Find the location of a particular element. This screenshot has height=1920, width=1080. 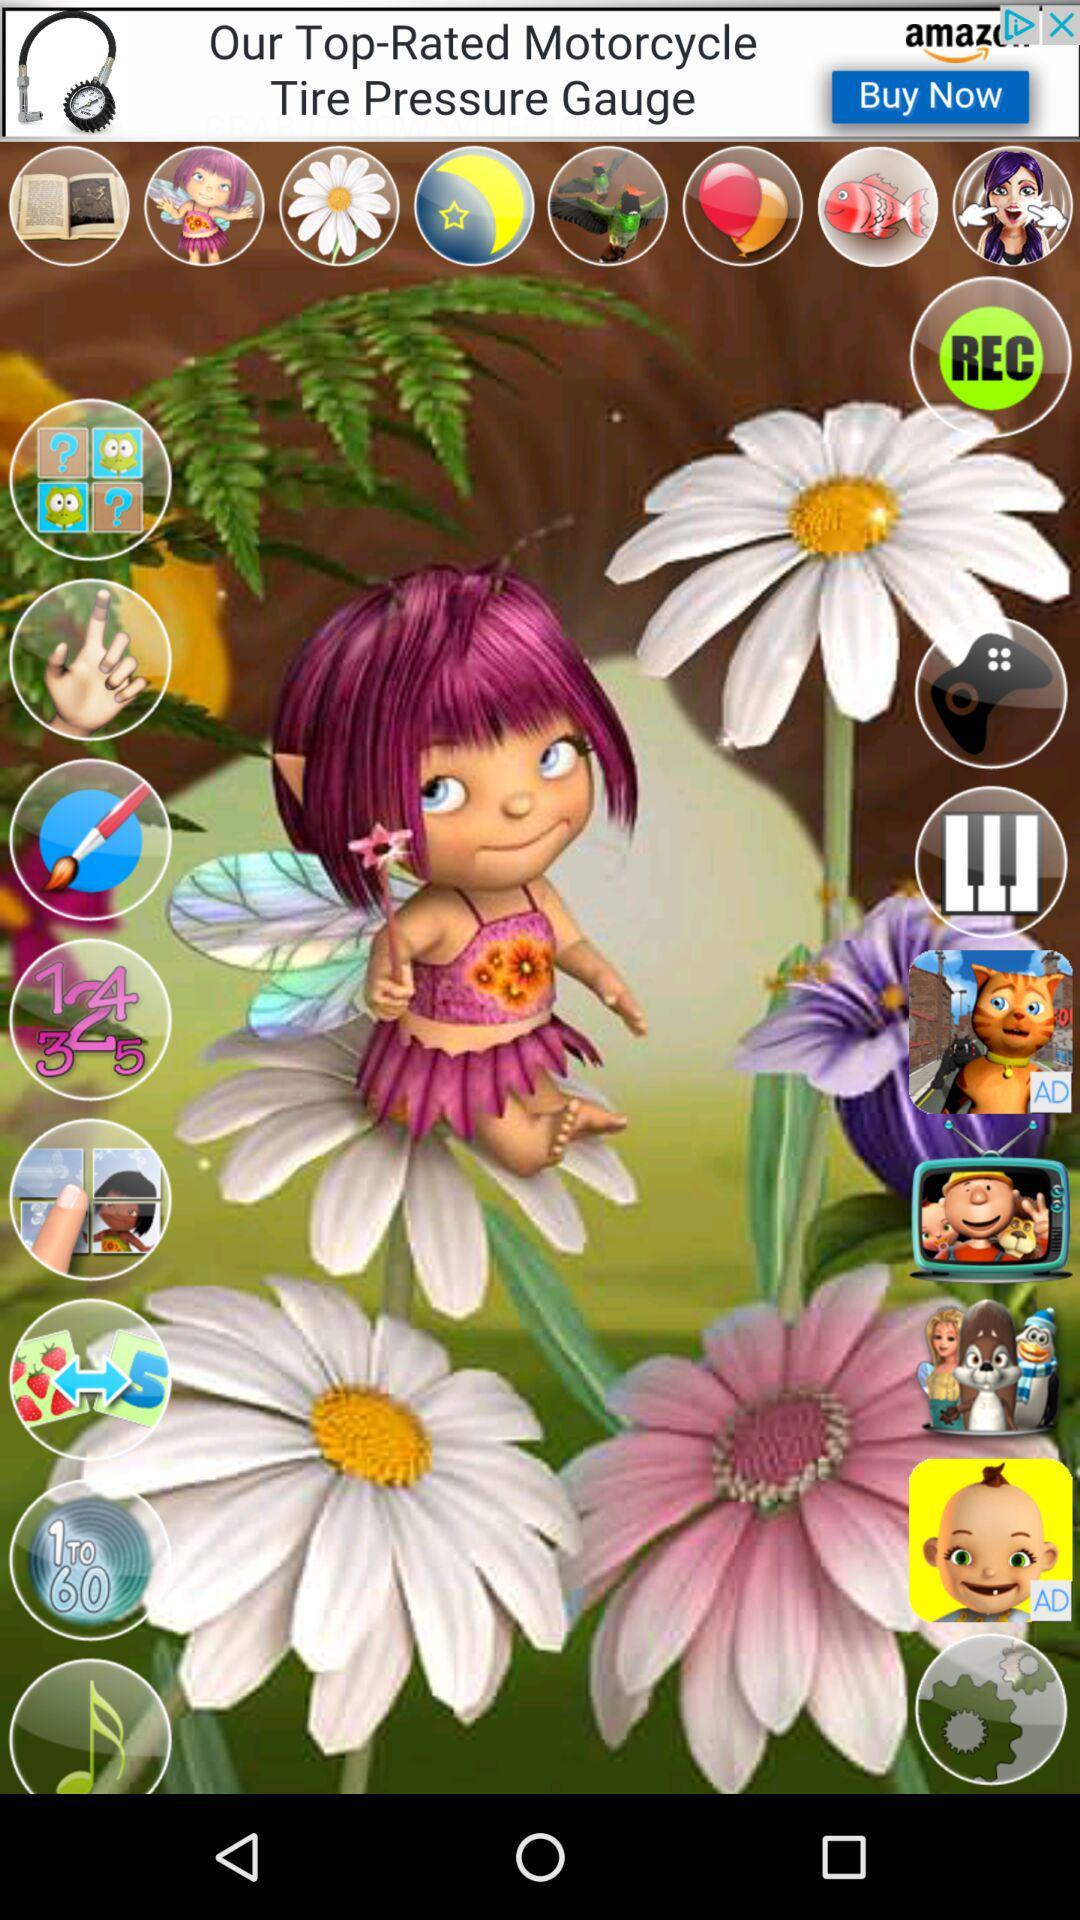

the swap icon is located at coordinates (88, 1476).